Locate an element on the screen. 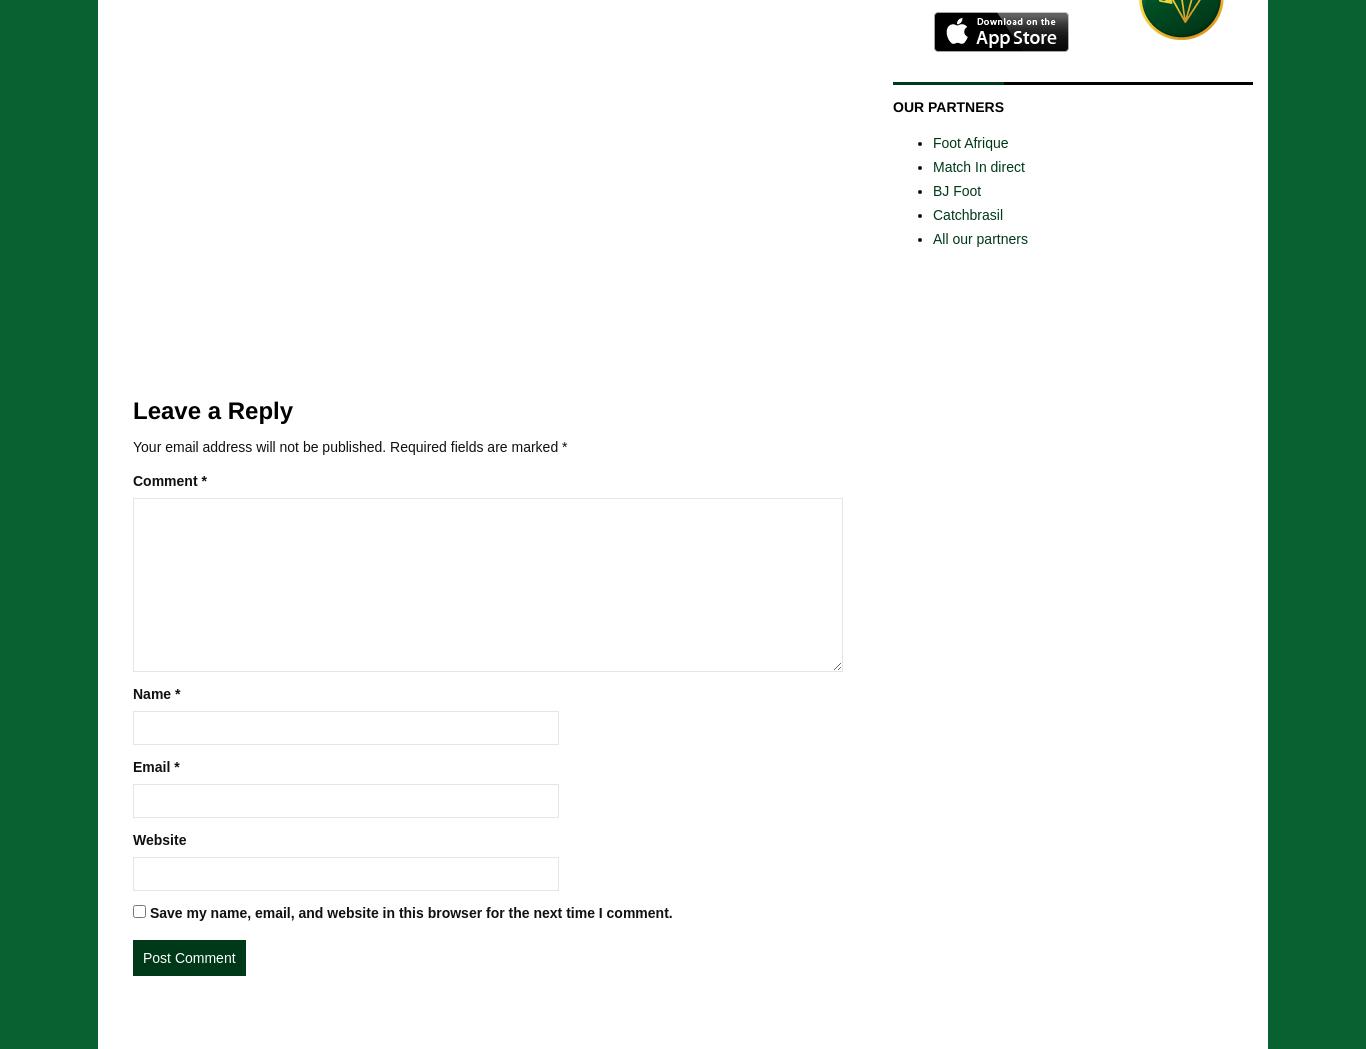  'All our partners' is located at coordinates (979, 238).